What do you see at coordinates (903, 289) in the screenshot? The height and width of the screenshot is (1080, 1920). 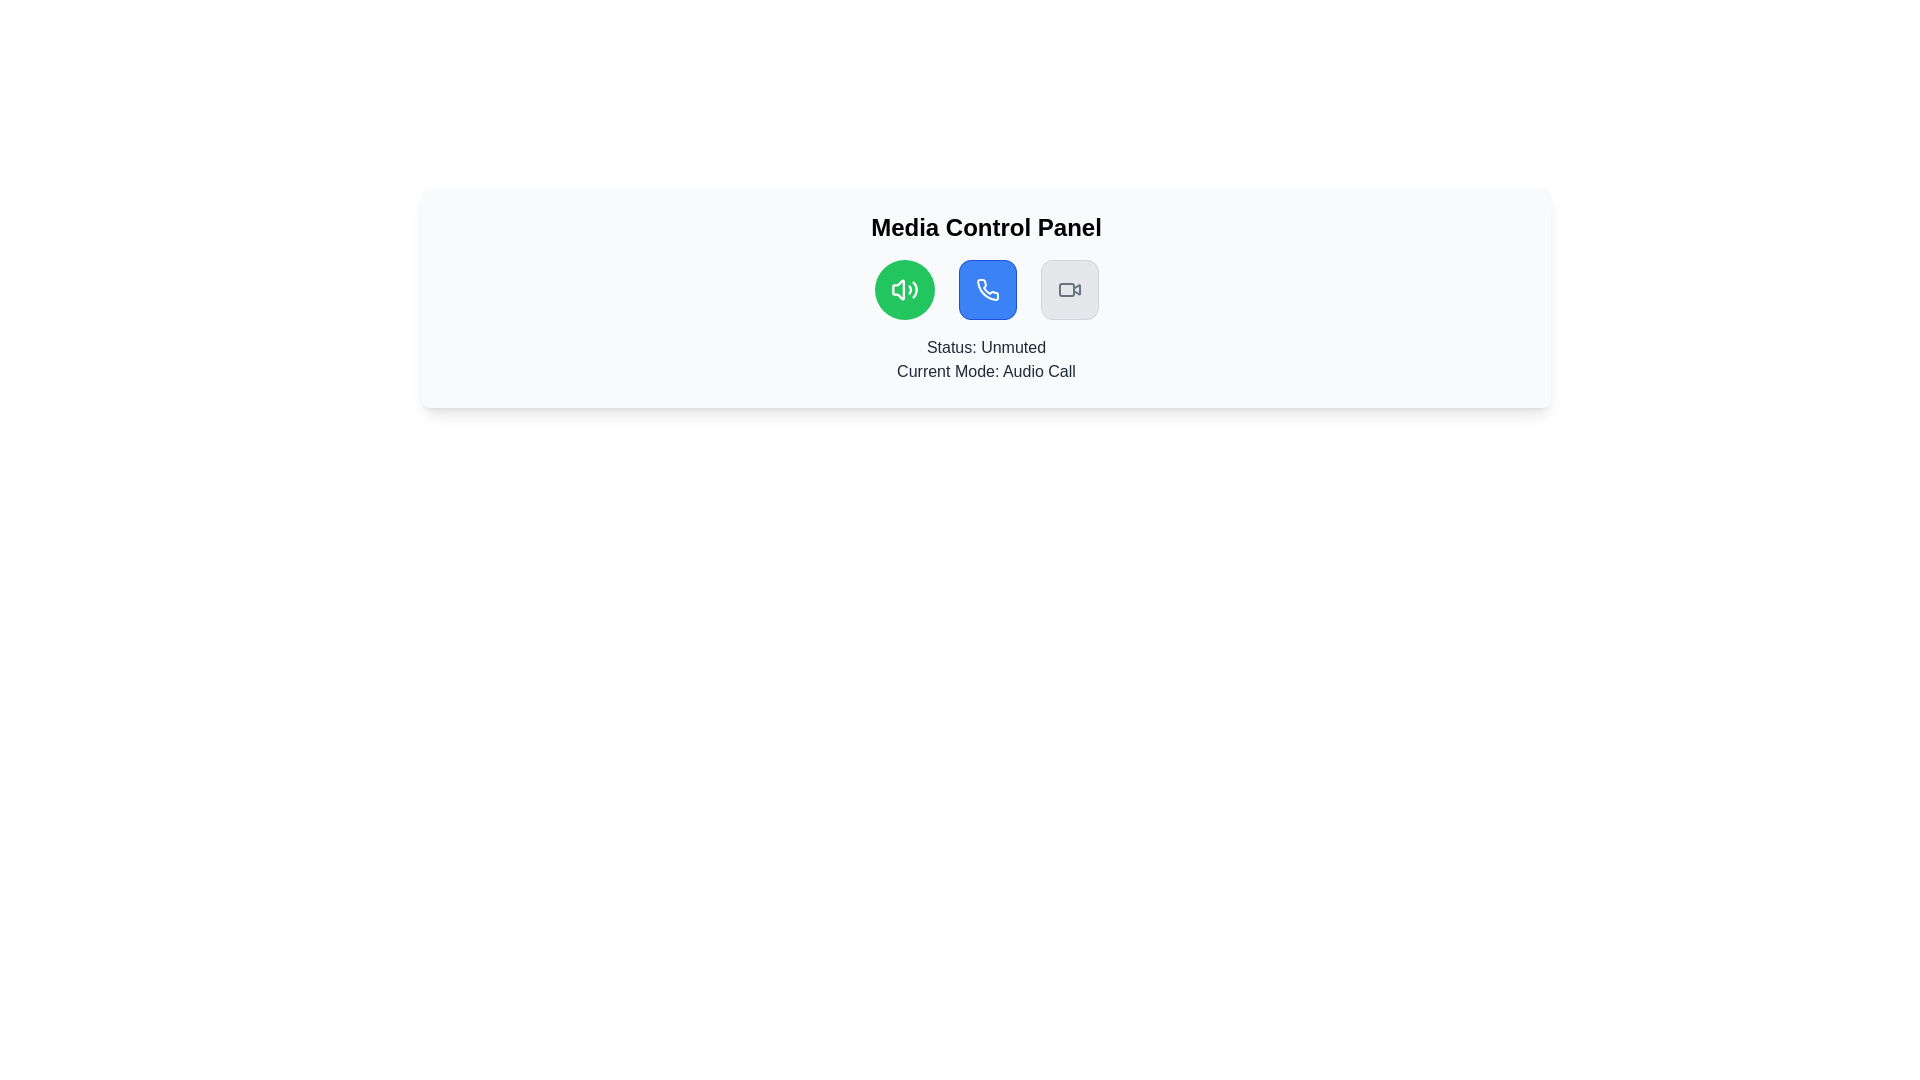 I see `the circular green mute button with a speaker icon in the Media Control Panel` at bounding box center [903, 289].